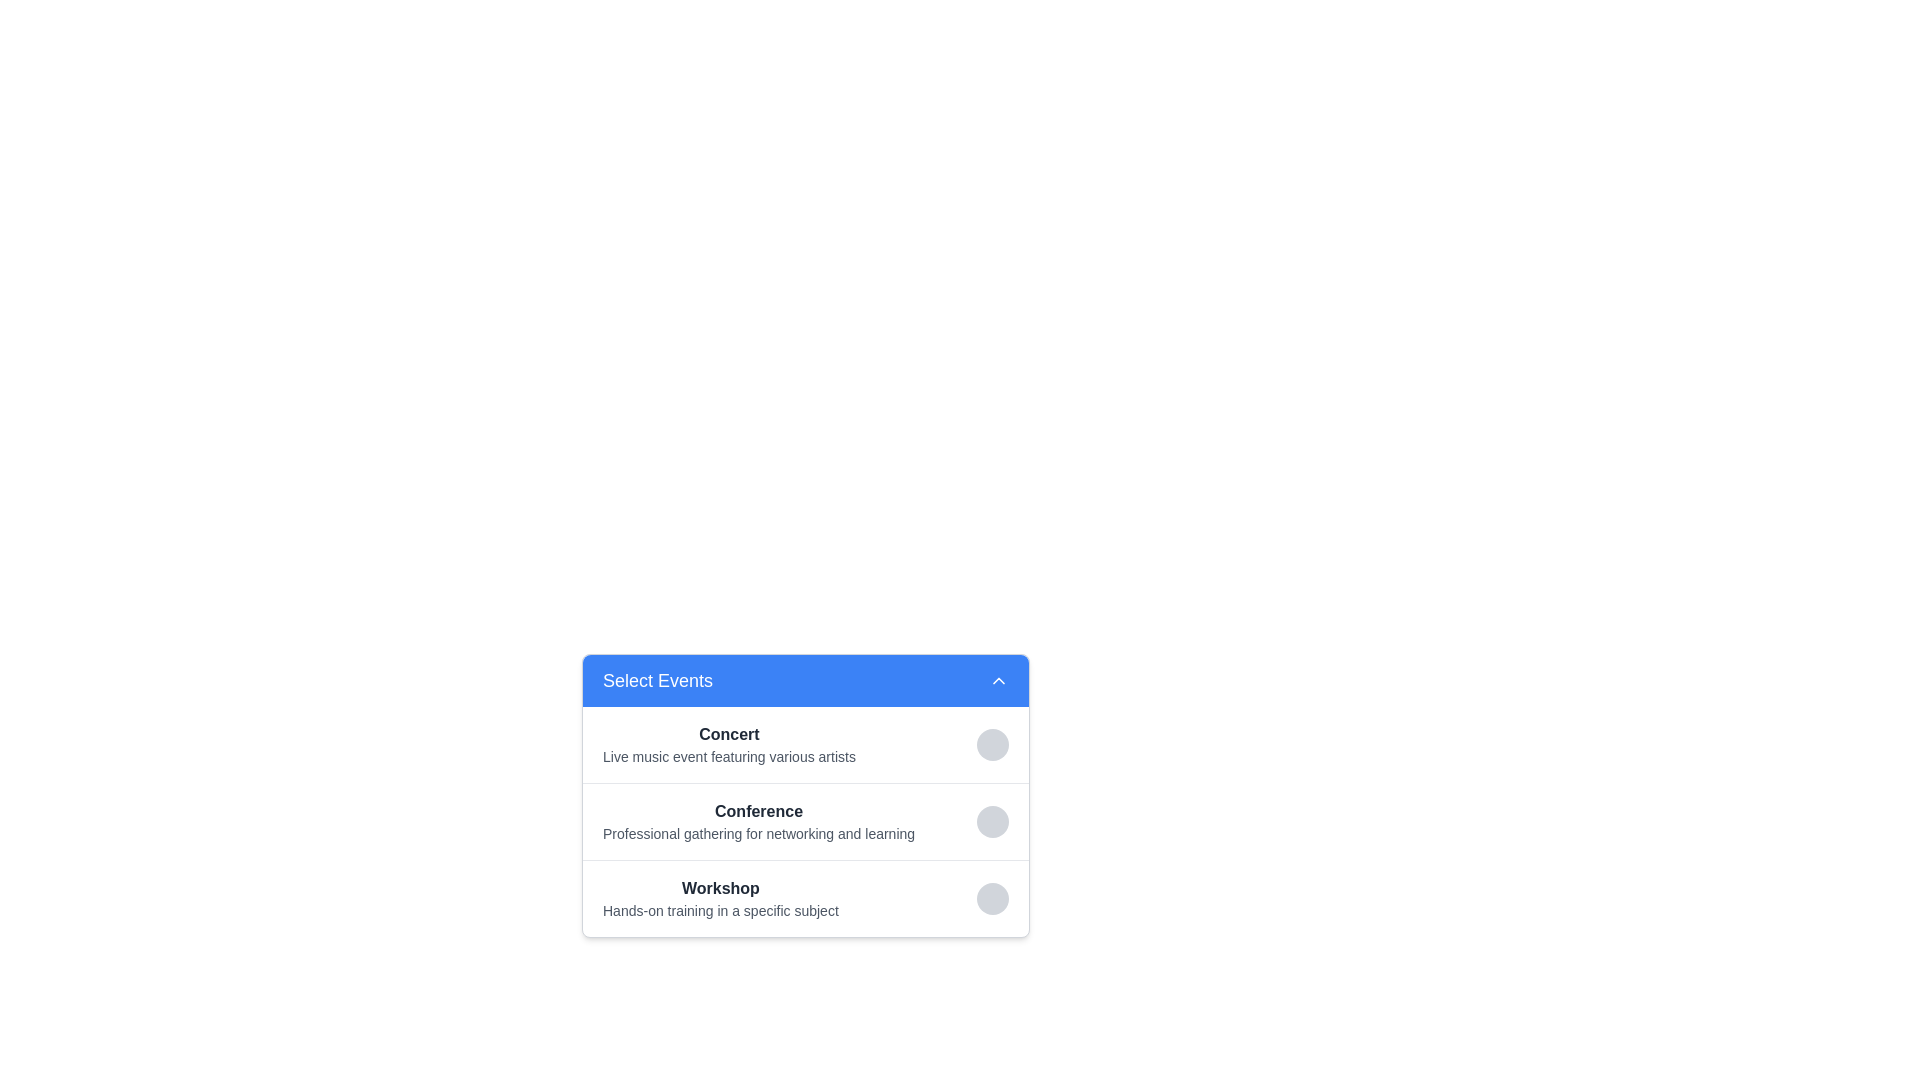 The height and width of the screenshot is (1080, 1920). Describe the element at coordinates (720, 910) in the screenshot. I see `the static text label that provides detailed information about the 'Workshop' event, located directly below the bold 'Workshop' title` at that location.